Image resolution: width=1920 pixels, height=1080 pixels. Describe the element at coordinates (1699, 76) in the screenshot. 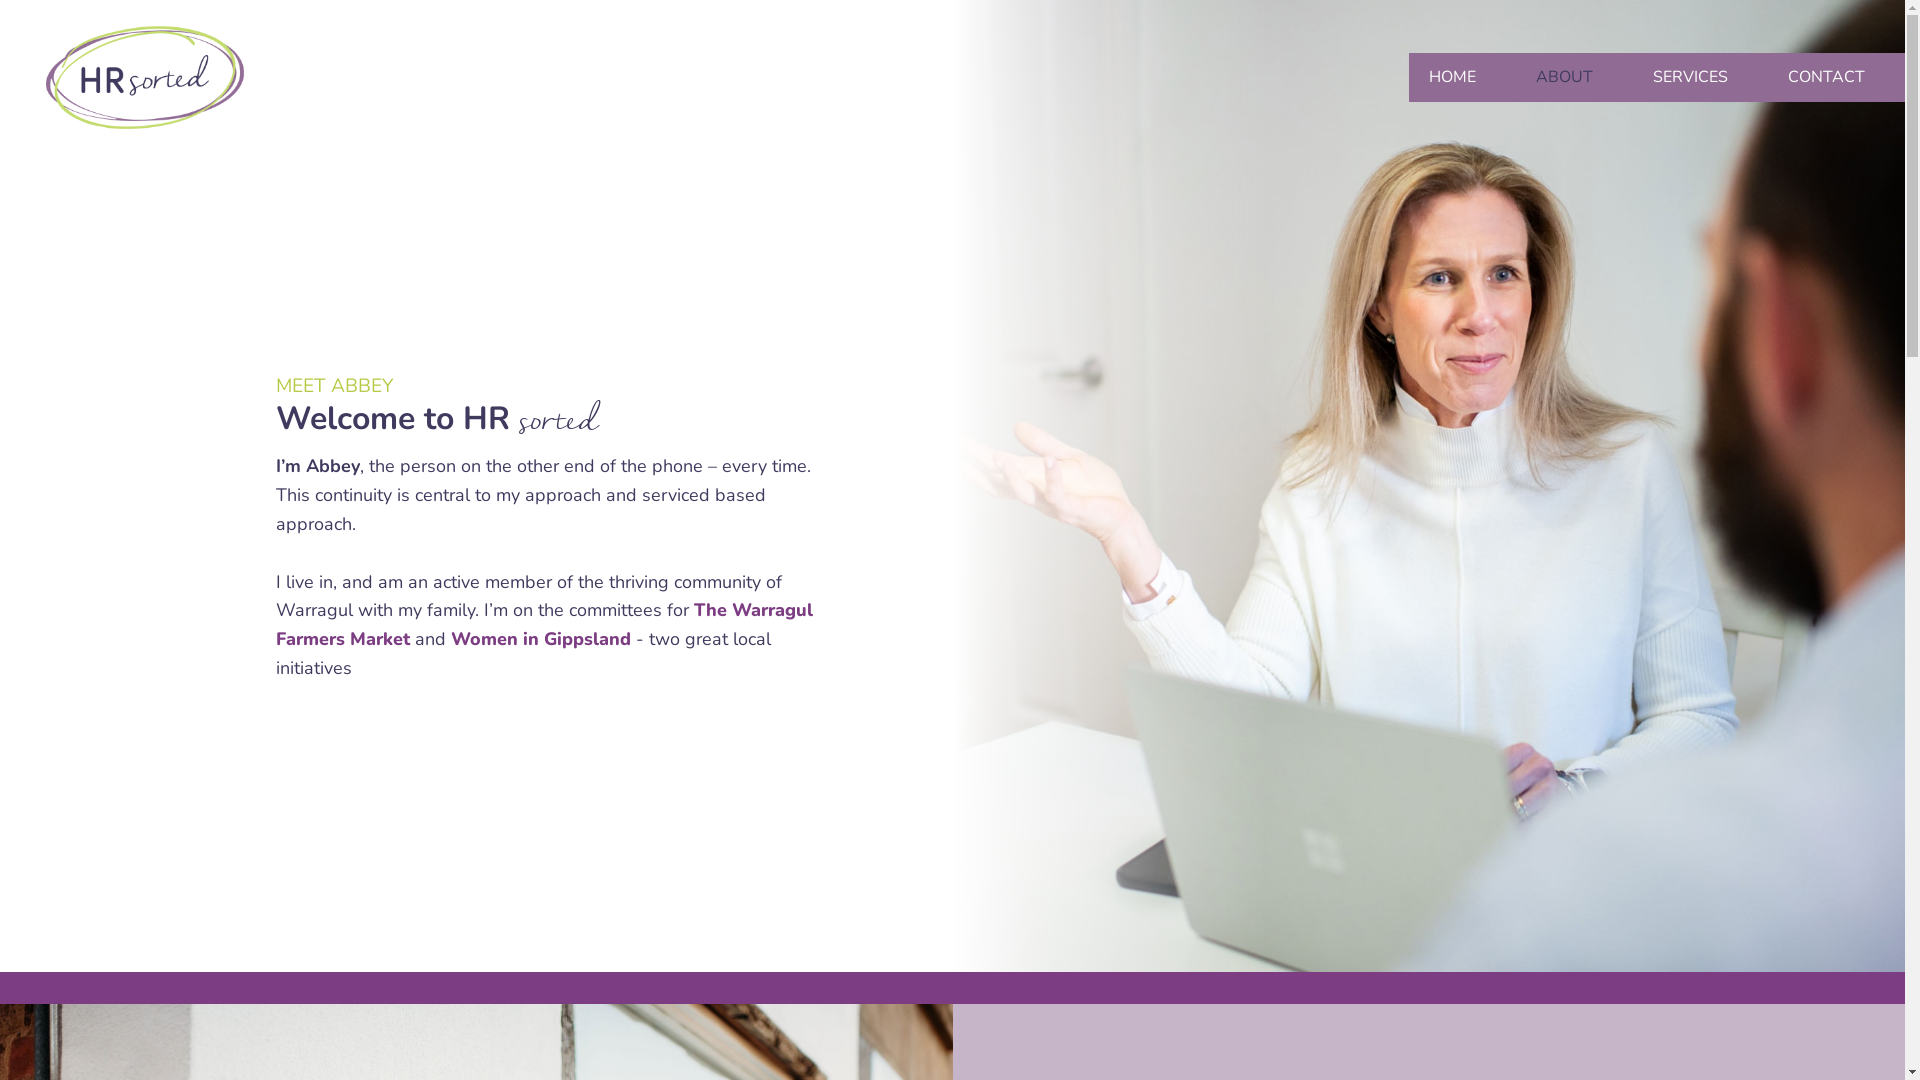

I see `'SERVICES'` at that location.